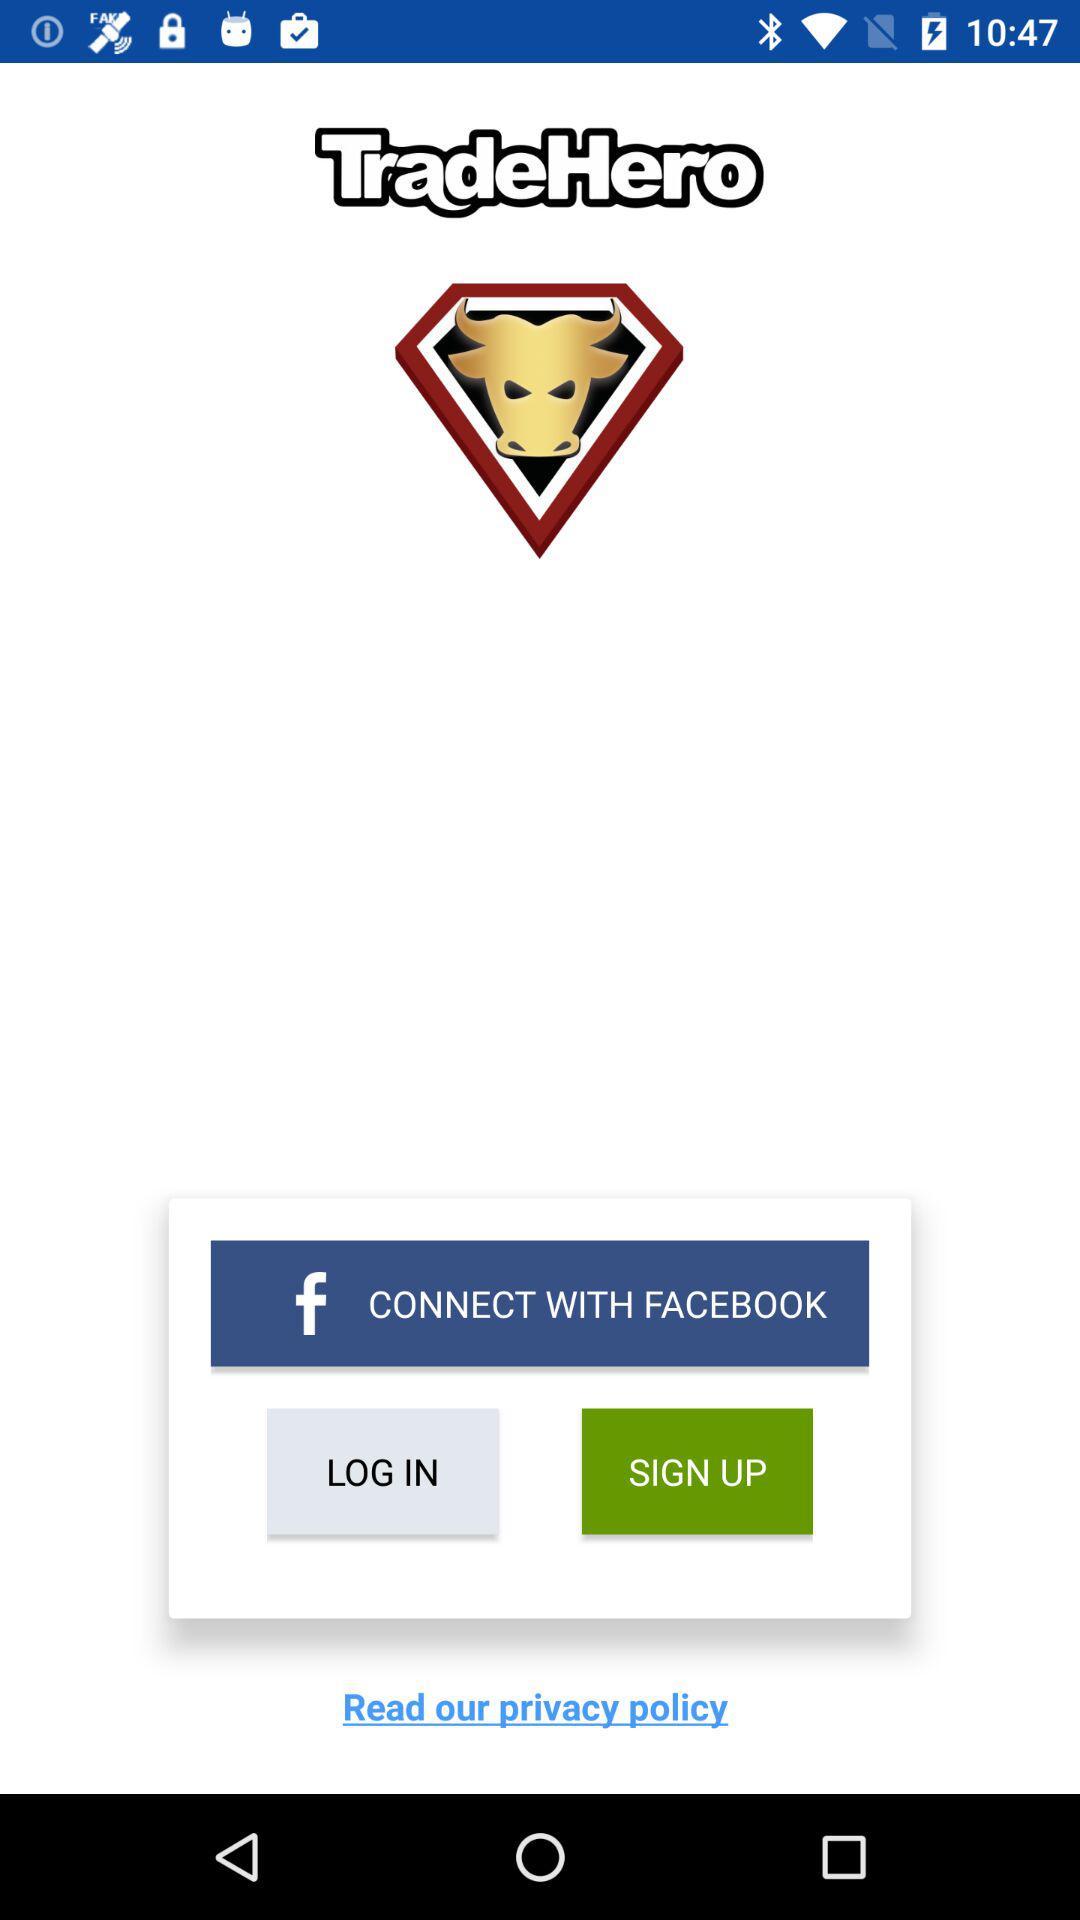 This screenshot has height=1920, width=1080. Describe the element at coordinates (382, 1471) in the screenshot. I see `icon next to the sign up icon` at that location.